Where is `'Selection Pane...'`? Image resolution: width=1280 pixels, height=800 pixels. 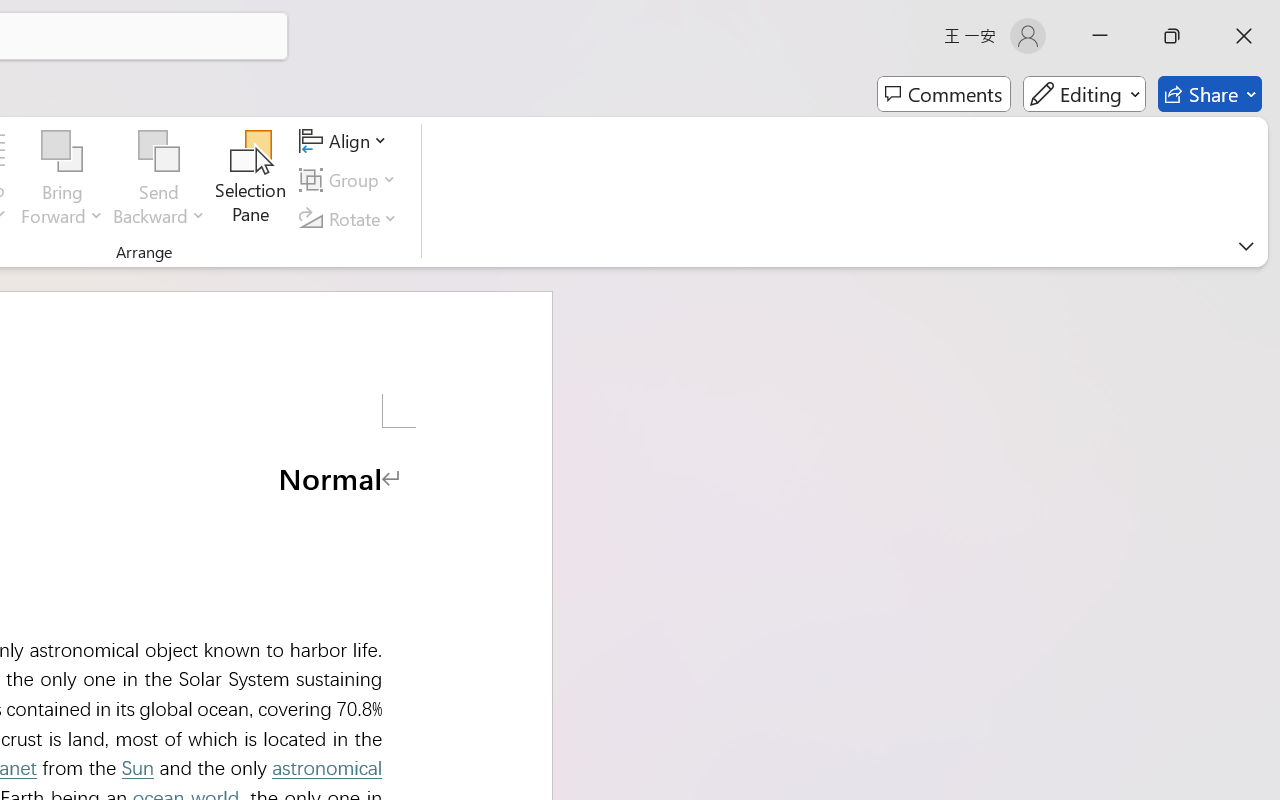 'Selection Pane...' is located at coordinates (250, 179).